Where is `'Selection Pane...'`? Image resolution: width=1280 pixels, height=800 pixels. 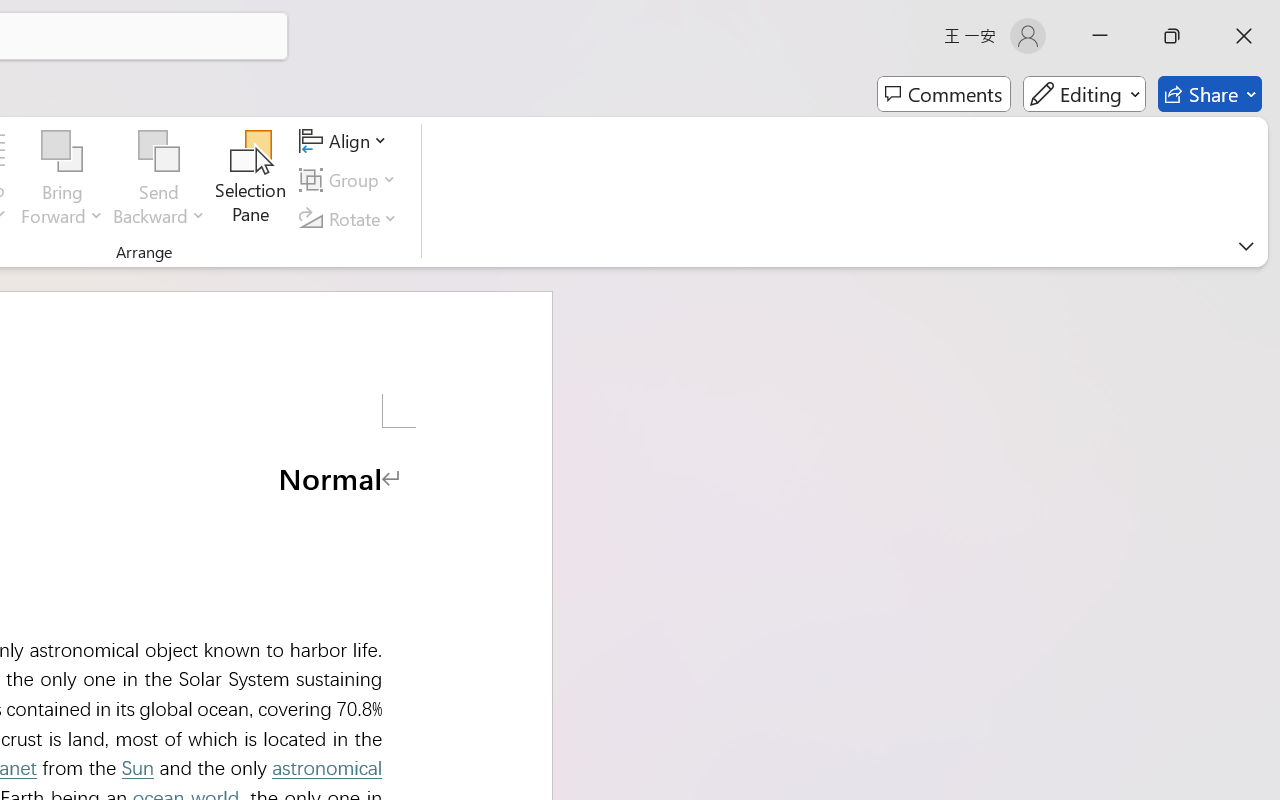 'Selection Pane...' is located at coordinates (250, 179).